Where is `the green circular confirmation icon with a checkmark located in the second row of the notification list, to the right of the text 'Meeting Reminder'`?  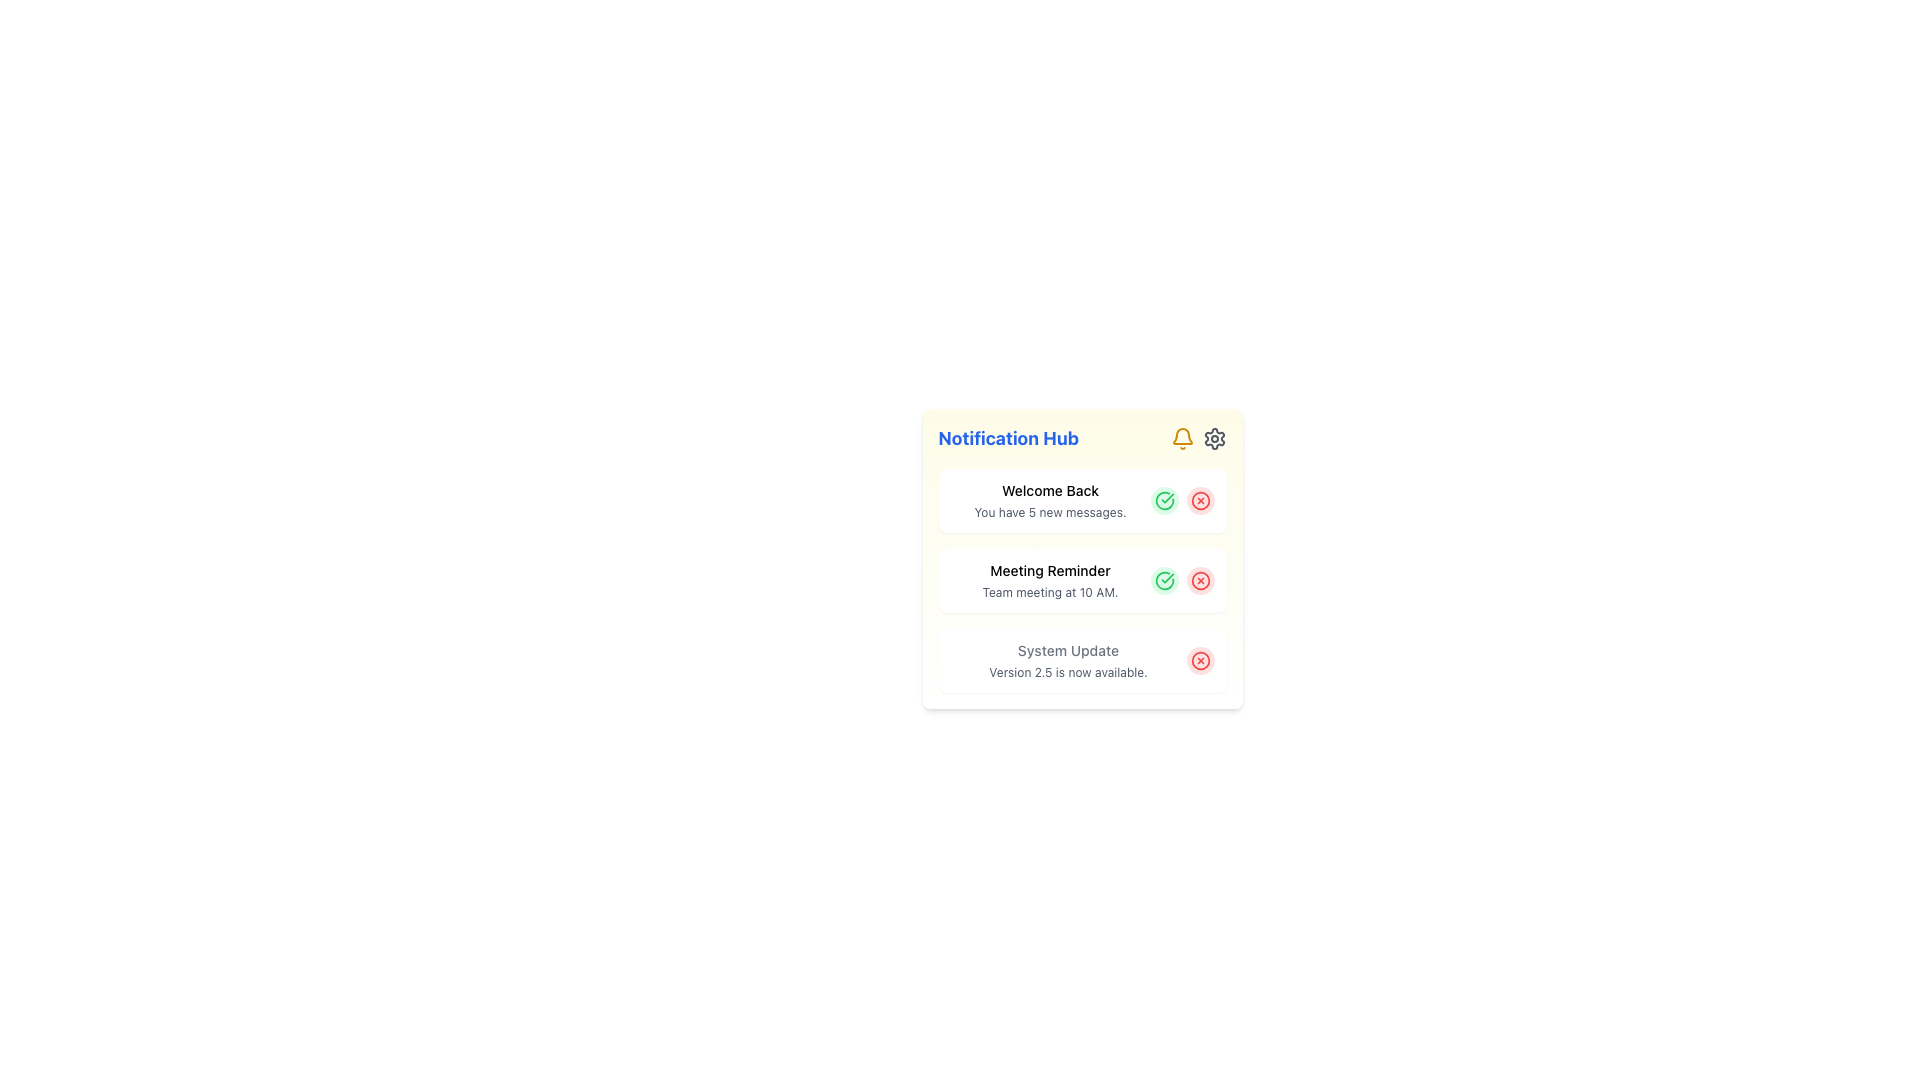 the green circular confirmation icon with a checkmark located in the second row of the notification list, to the right of the text 'Meeting Reminder' is located at coordinates (1164, 581).